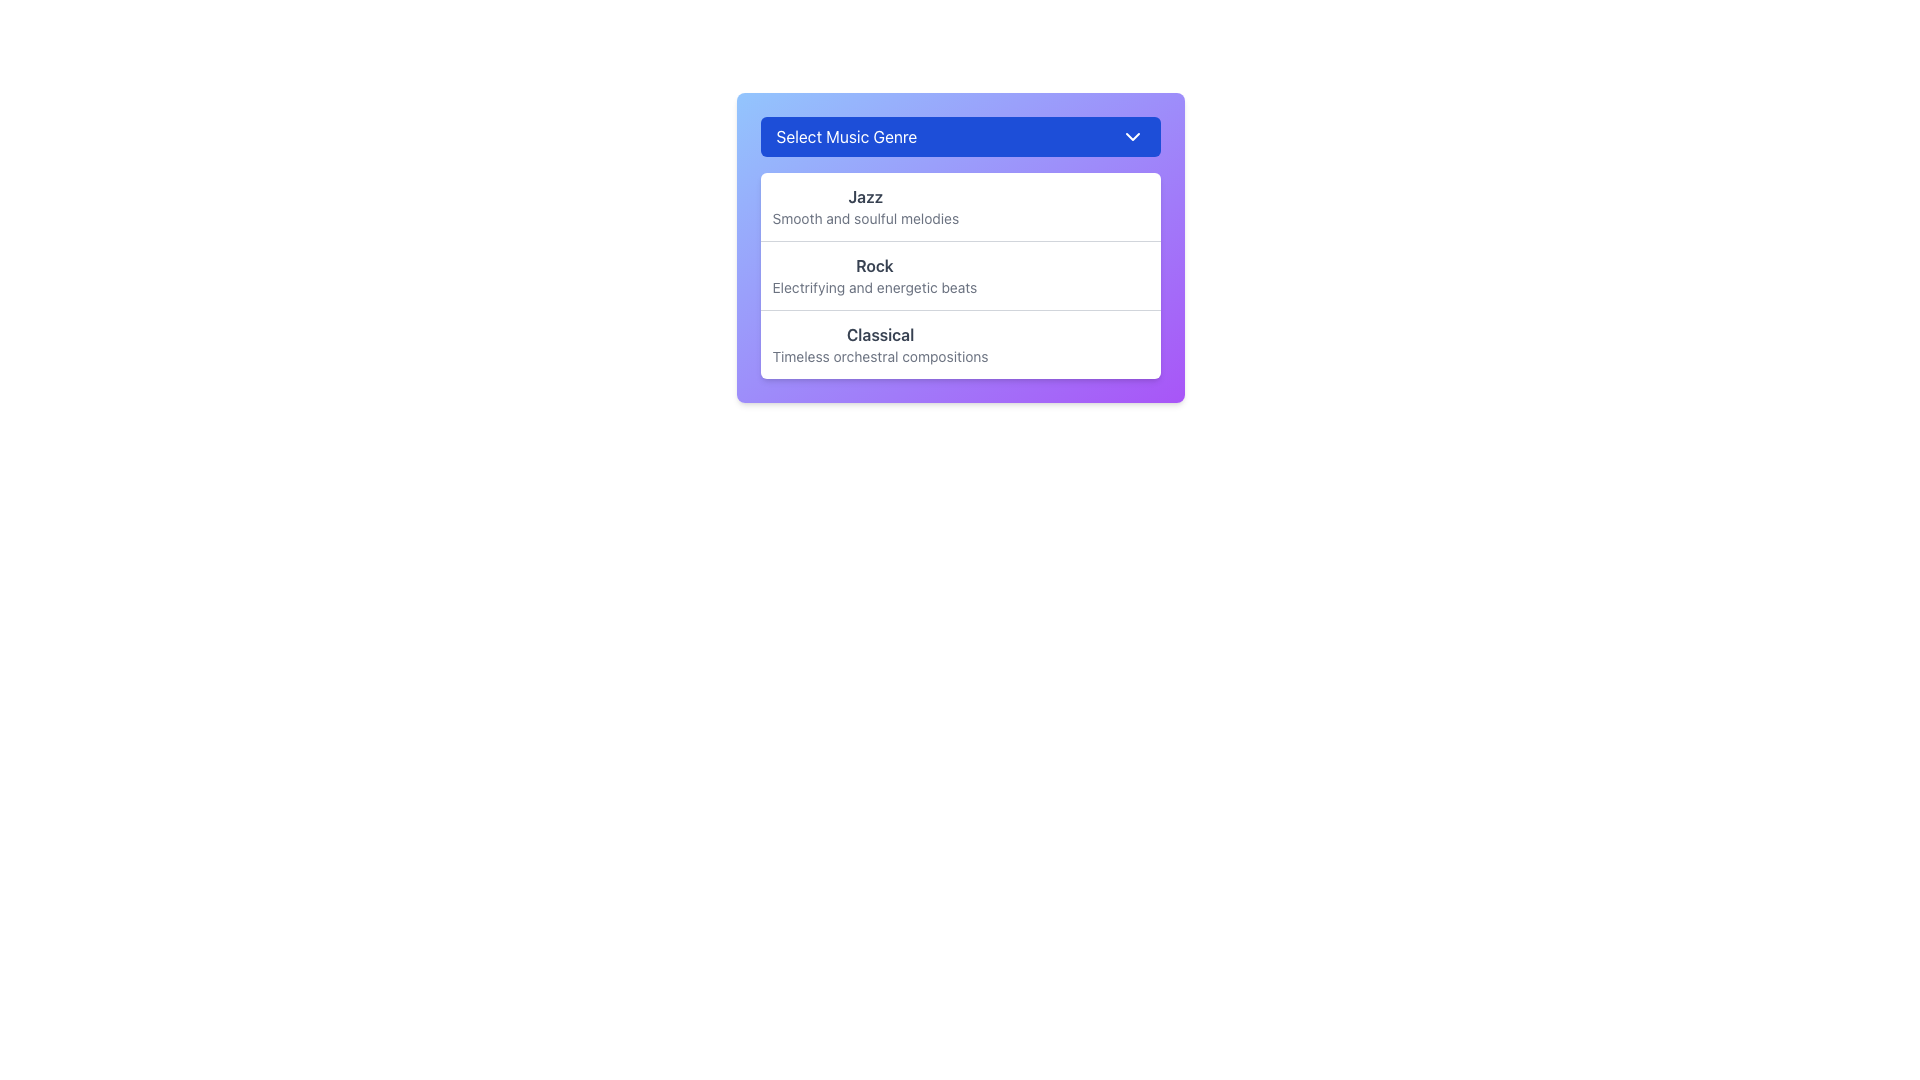 The width and height of the screenshot is (1920, 1080). What do you see at coordinates (874, 276) in the screenshot?
I see `the text option that displays 'Rock' and its subtext 'Electrifying and energetic beats' in the dropdown menu` at bounding box center [874, 276].